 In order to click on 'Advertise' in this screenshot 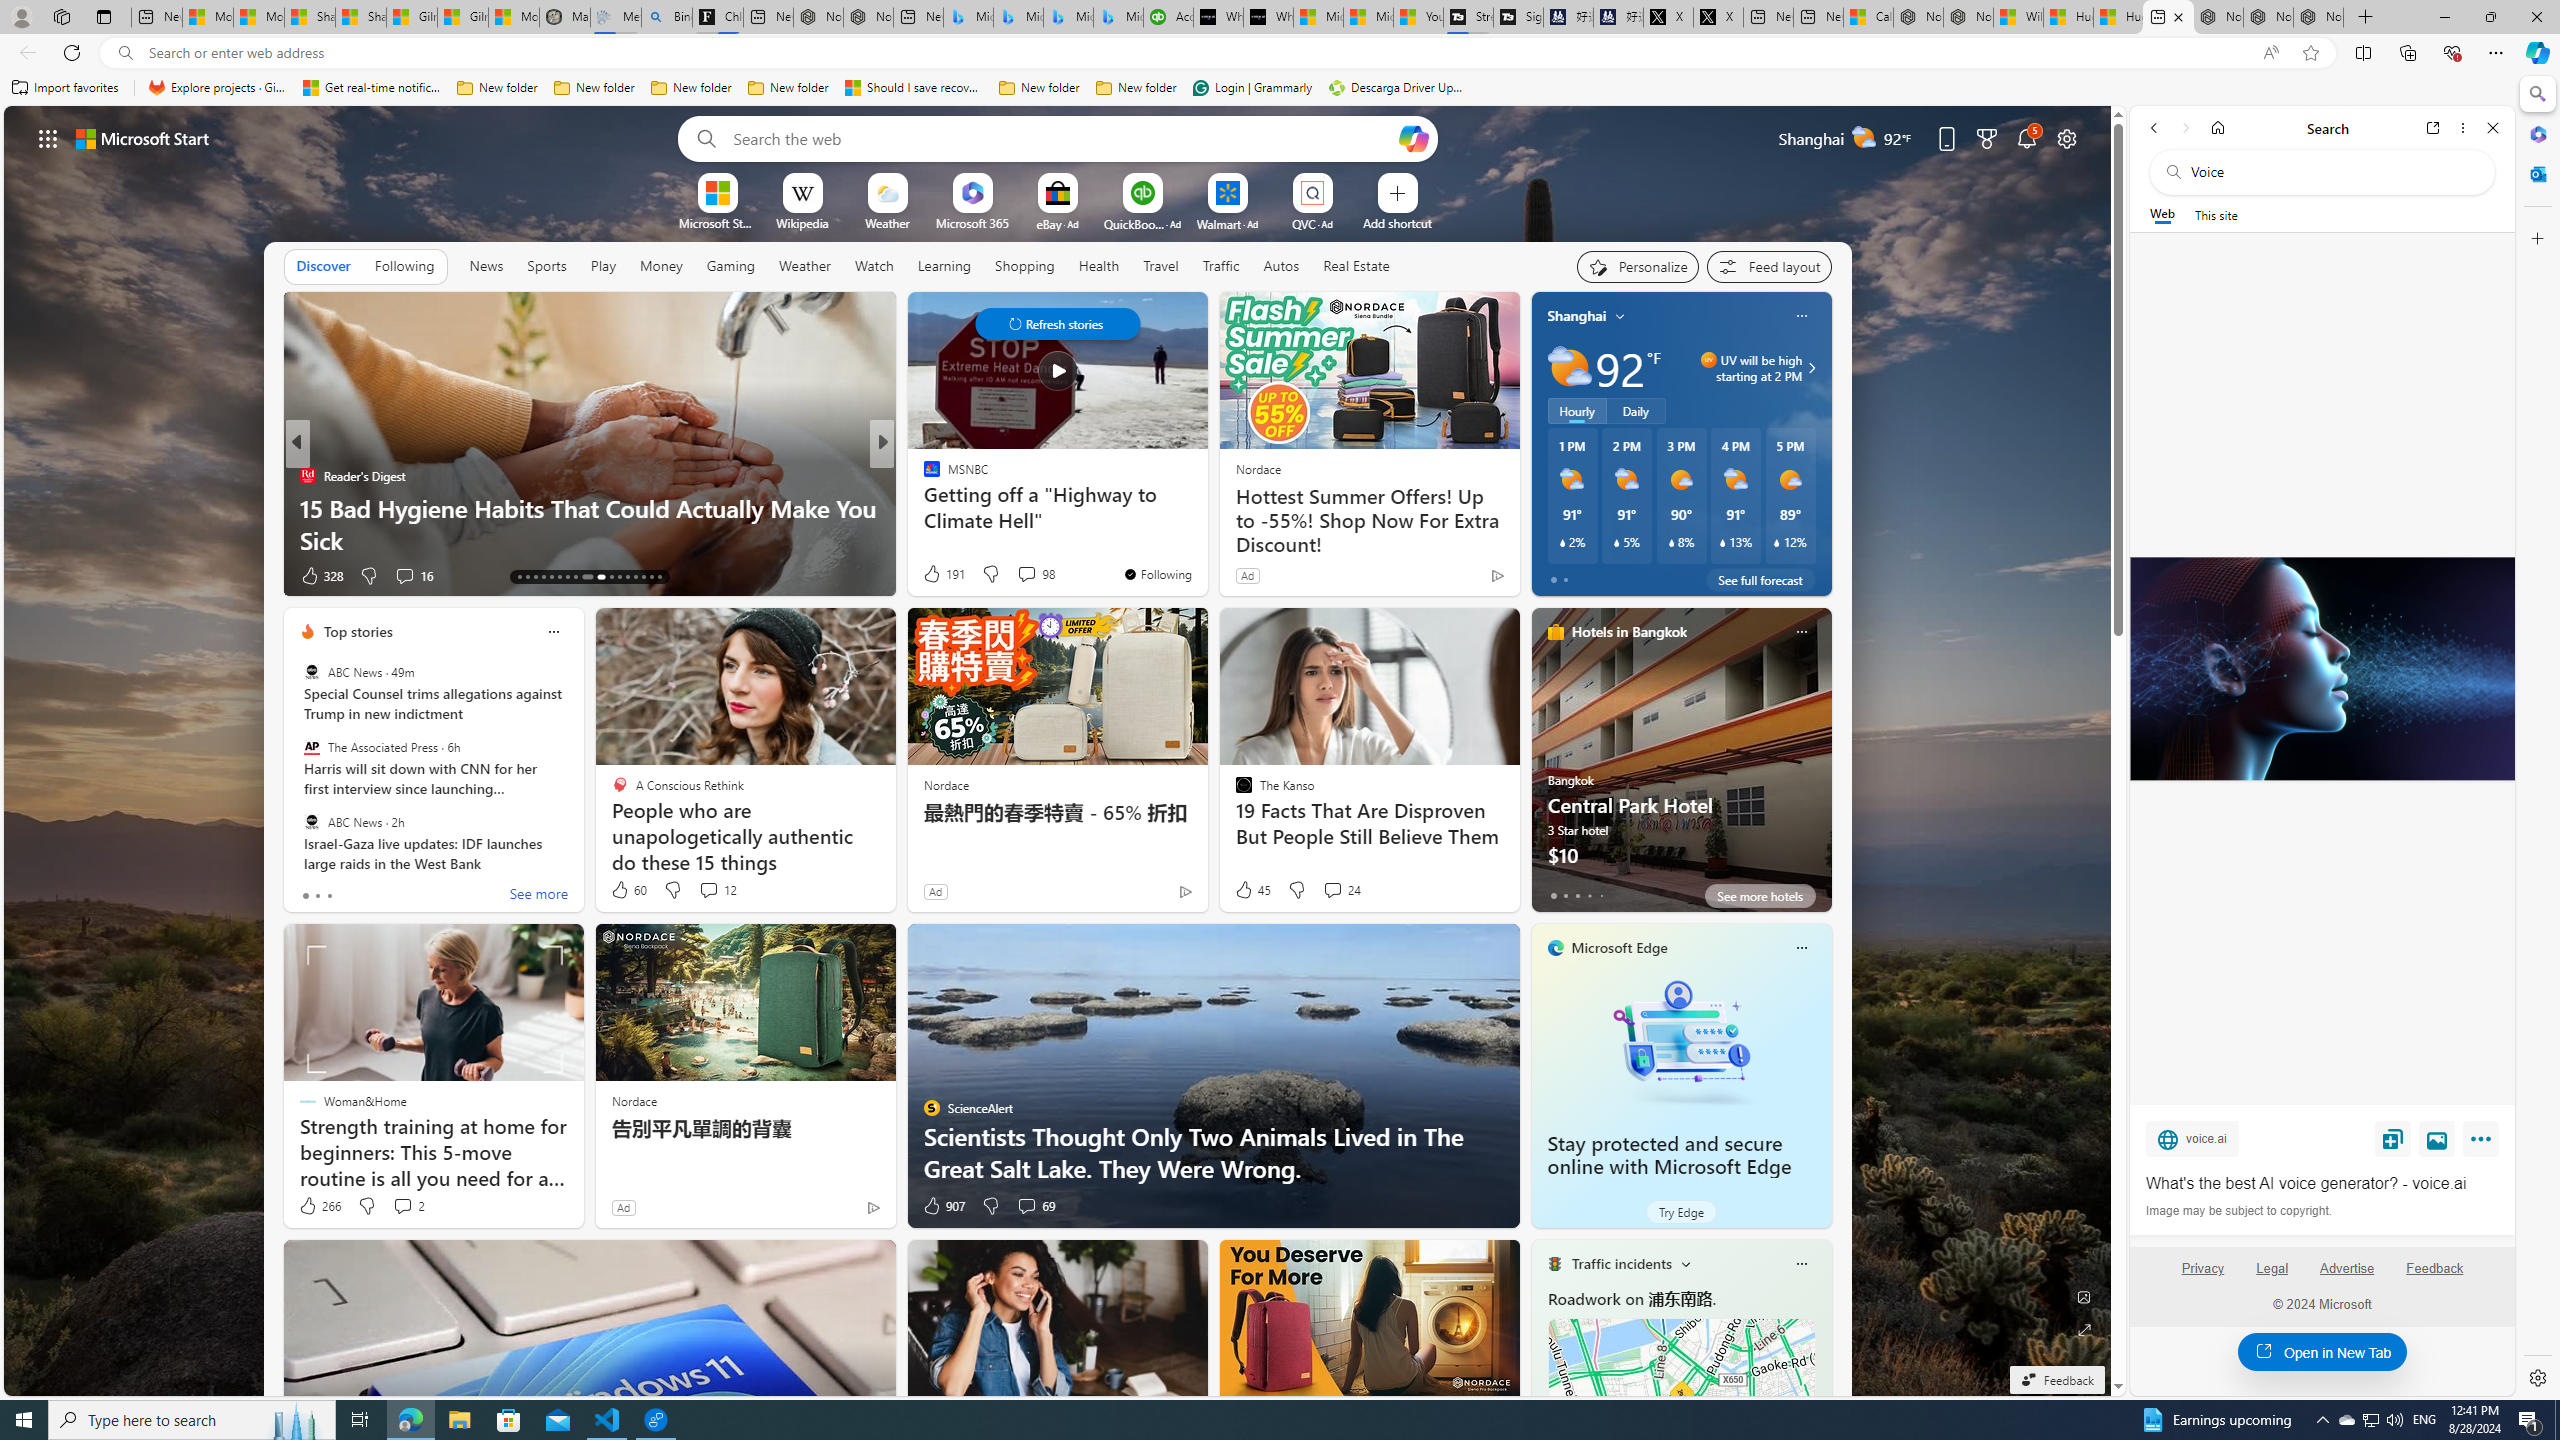, I will do `click(2347, 1275)`.